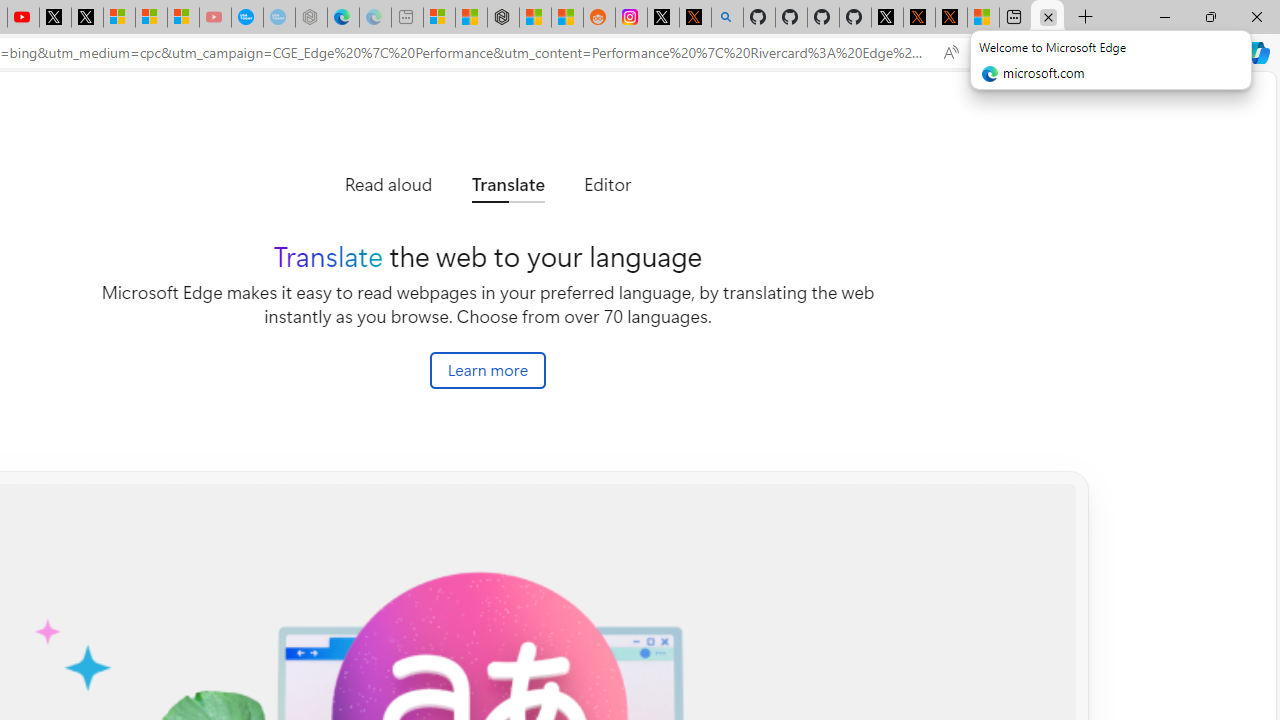 The image size is (1280, 720). I want to click on 'Nordace - Duffels', so click(503, 17).